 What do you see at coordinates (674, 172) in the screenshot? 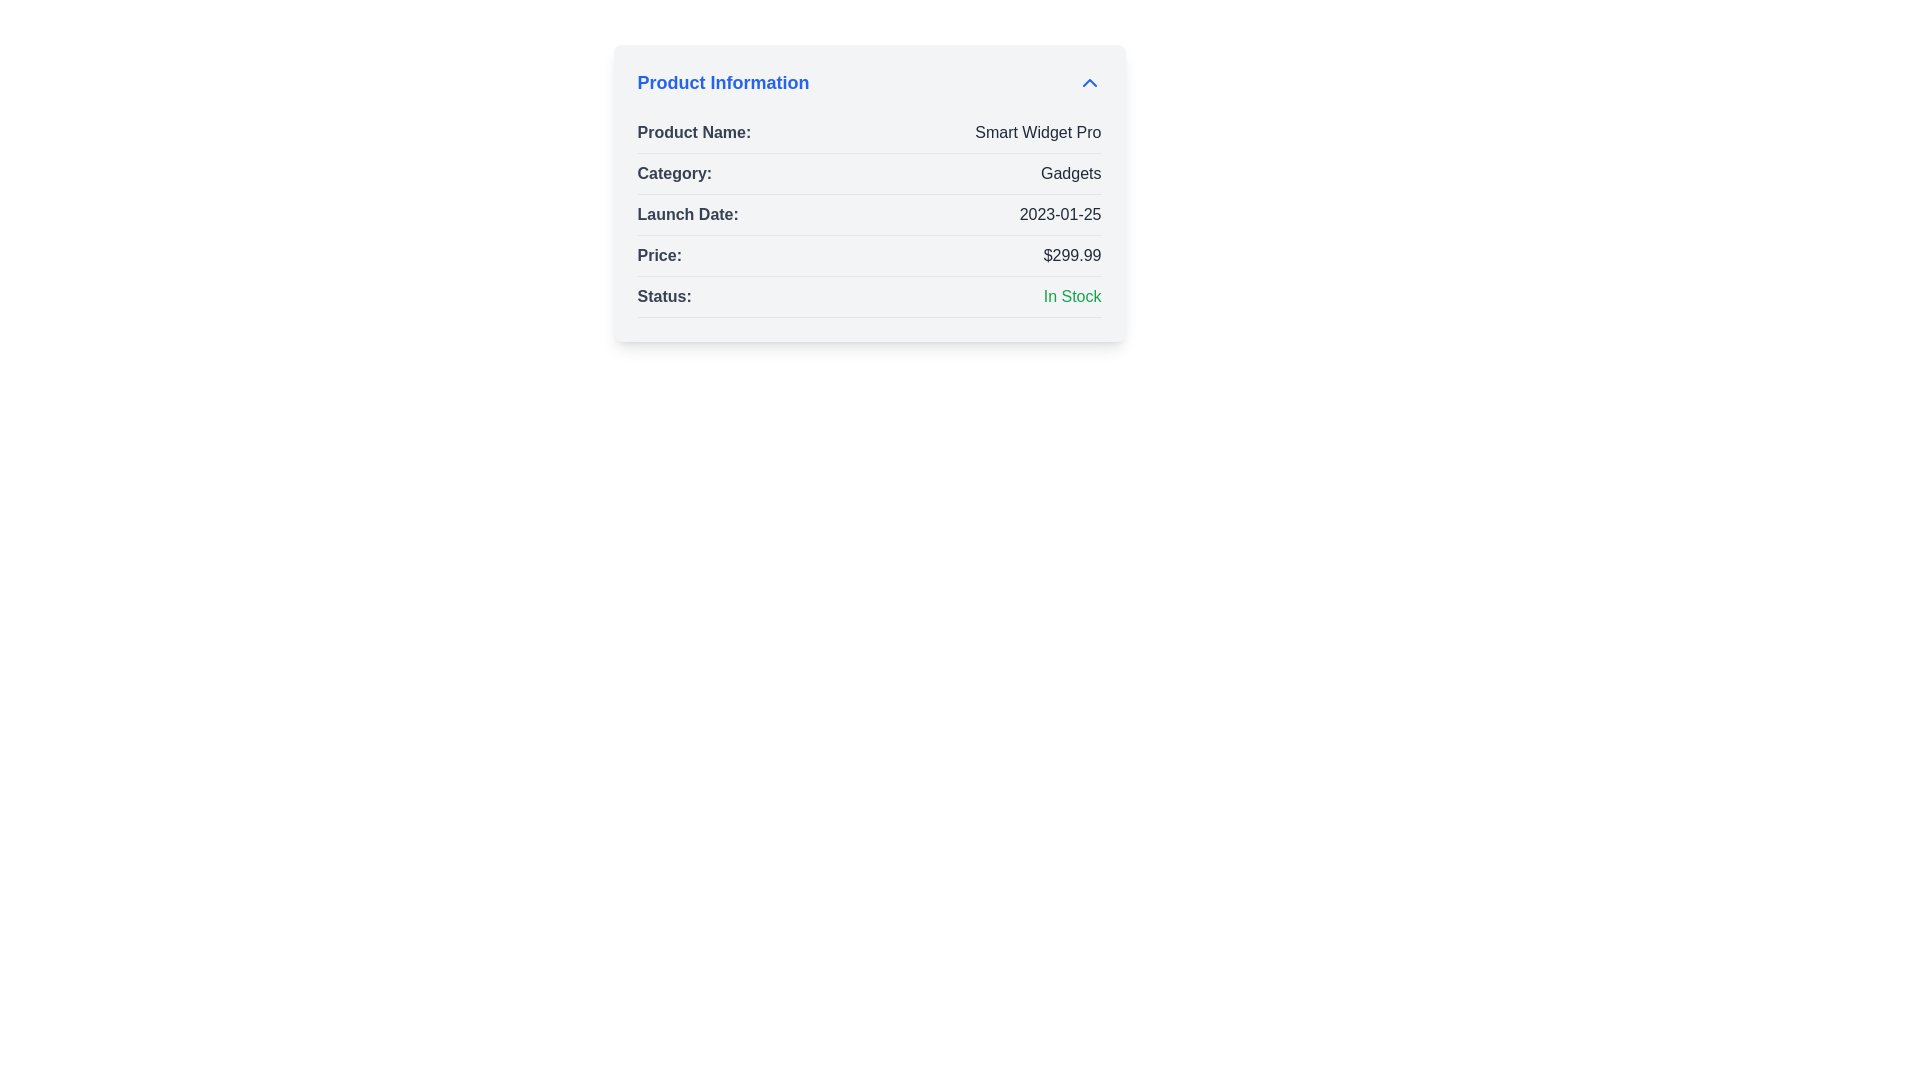
I see `the text label 'Category:' which is bold and gray, located in the 'Product Information' section before the value 'Gadgets'` at bounding box center [674, 172].